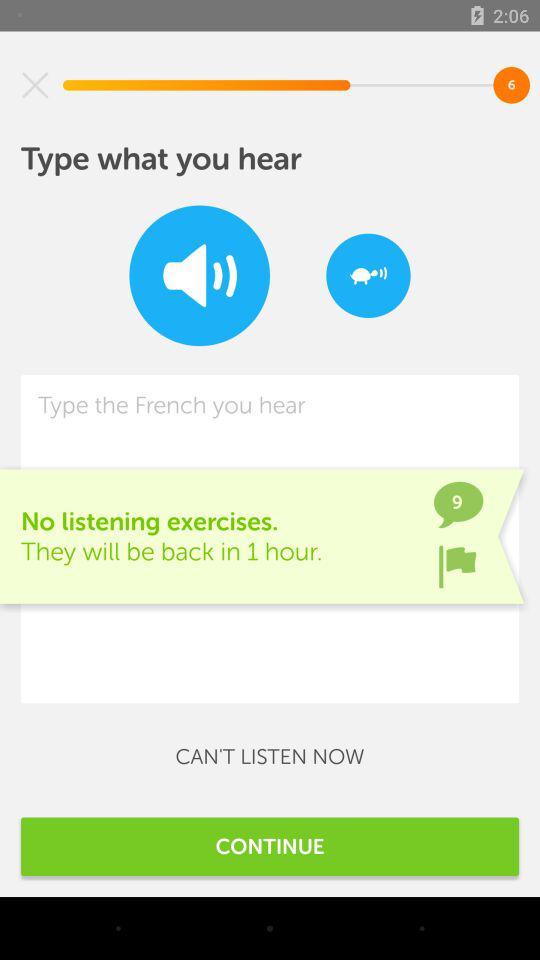 This screenshot has height=960, width=540. What do you see at coordinates (35, 85) in the screenshot?
I see `item above the type what you item` at bounding box center [35, 85].